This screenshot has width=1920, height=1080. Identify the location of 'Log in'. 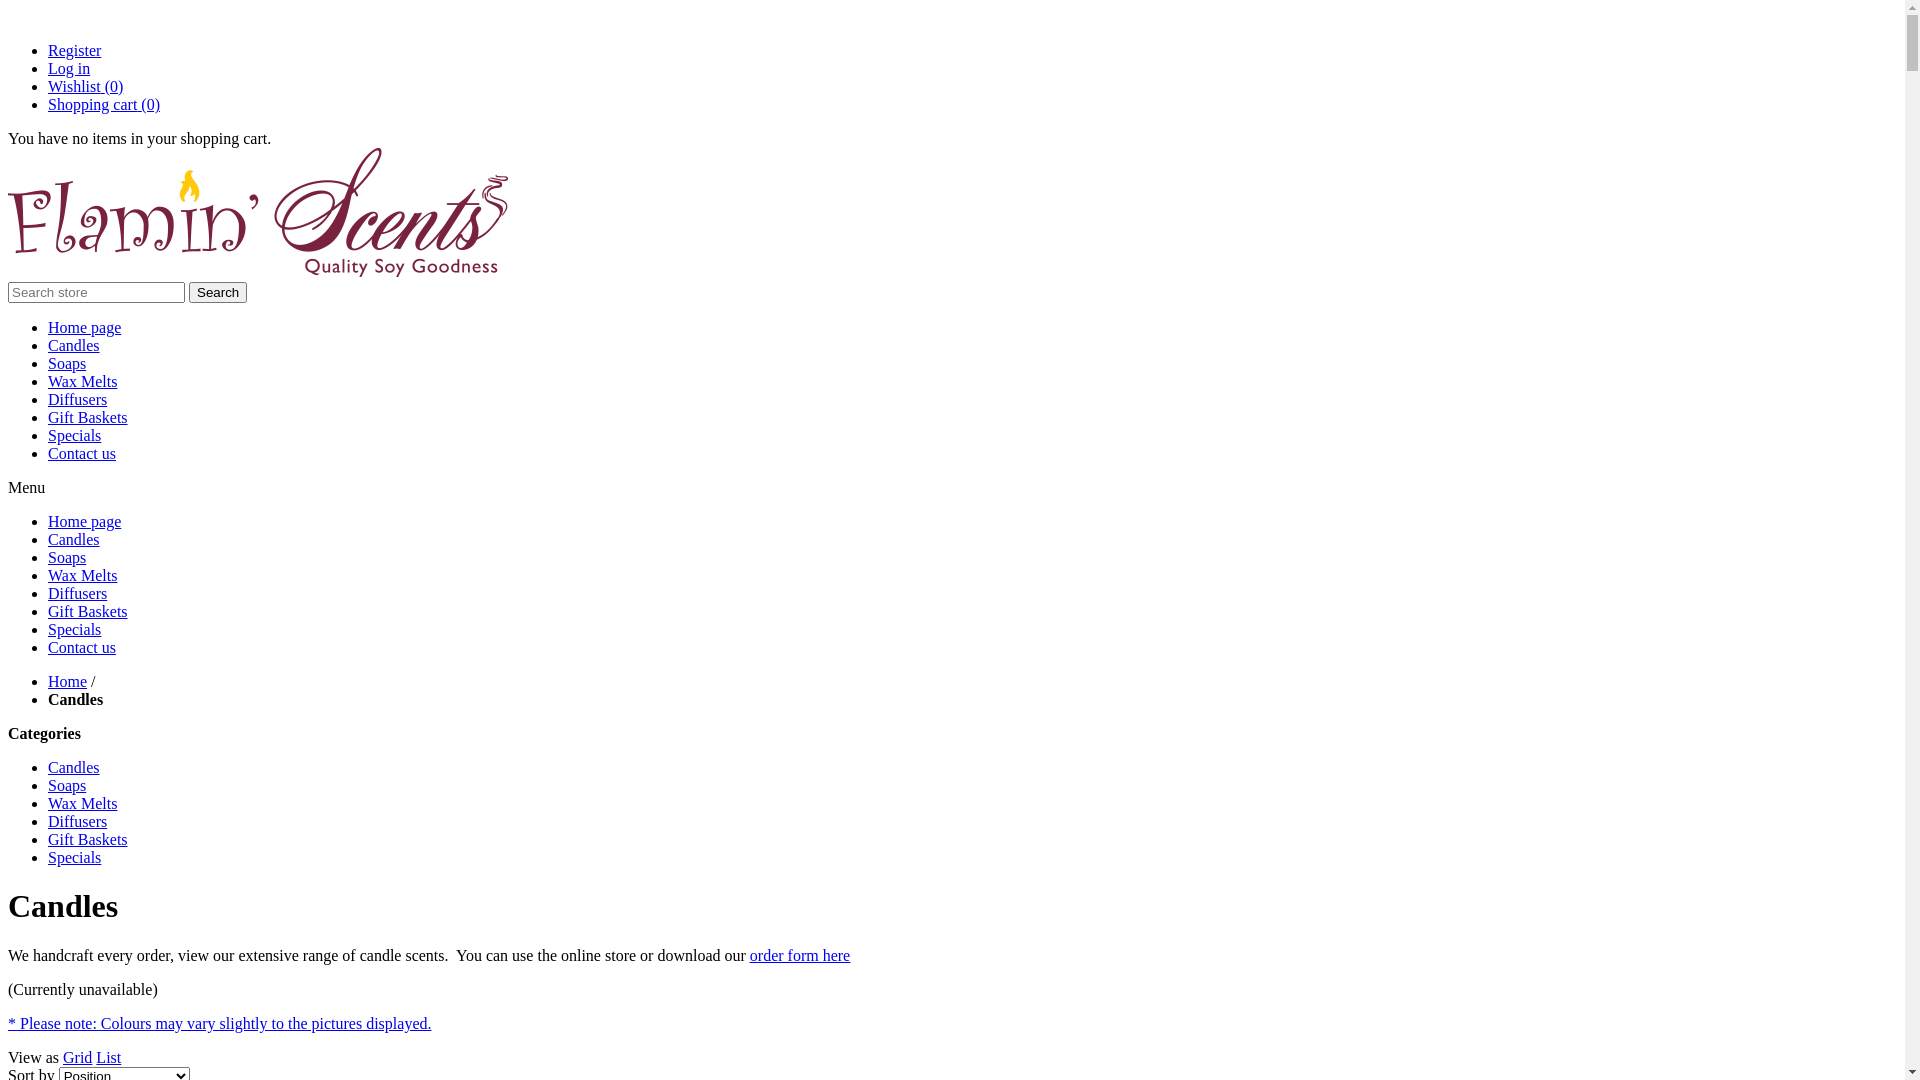
(68, 67).